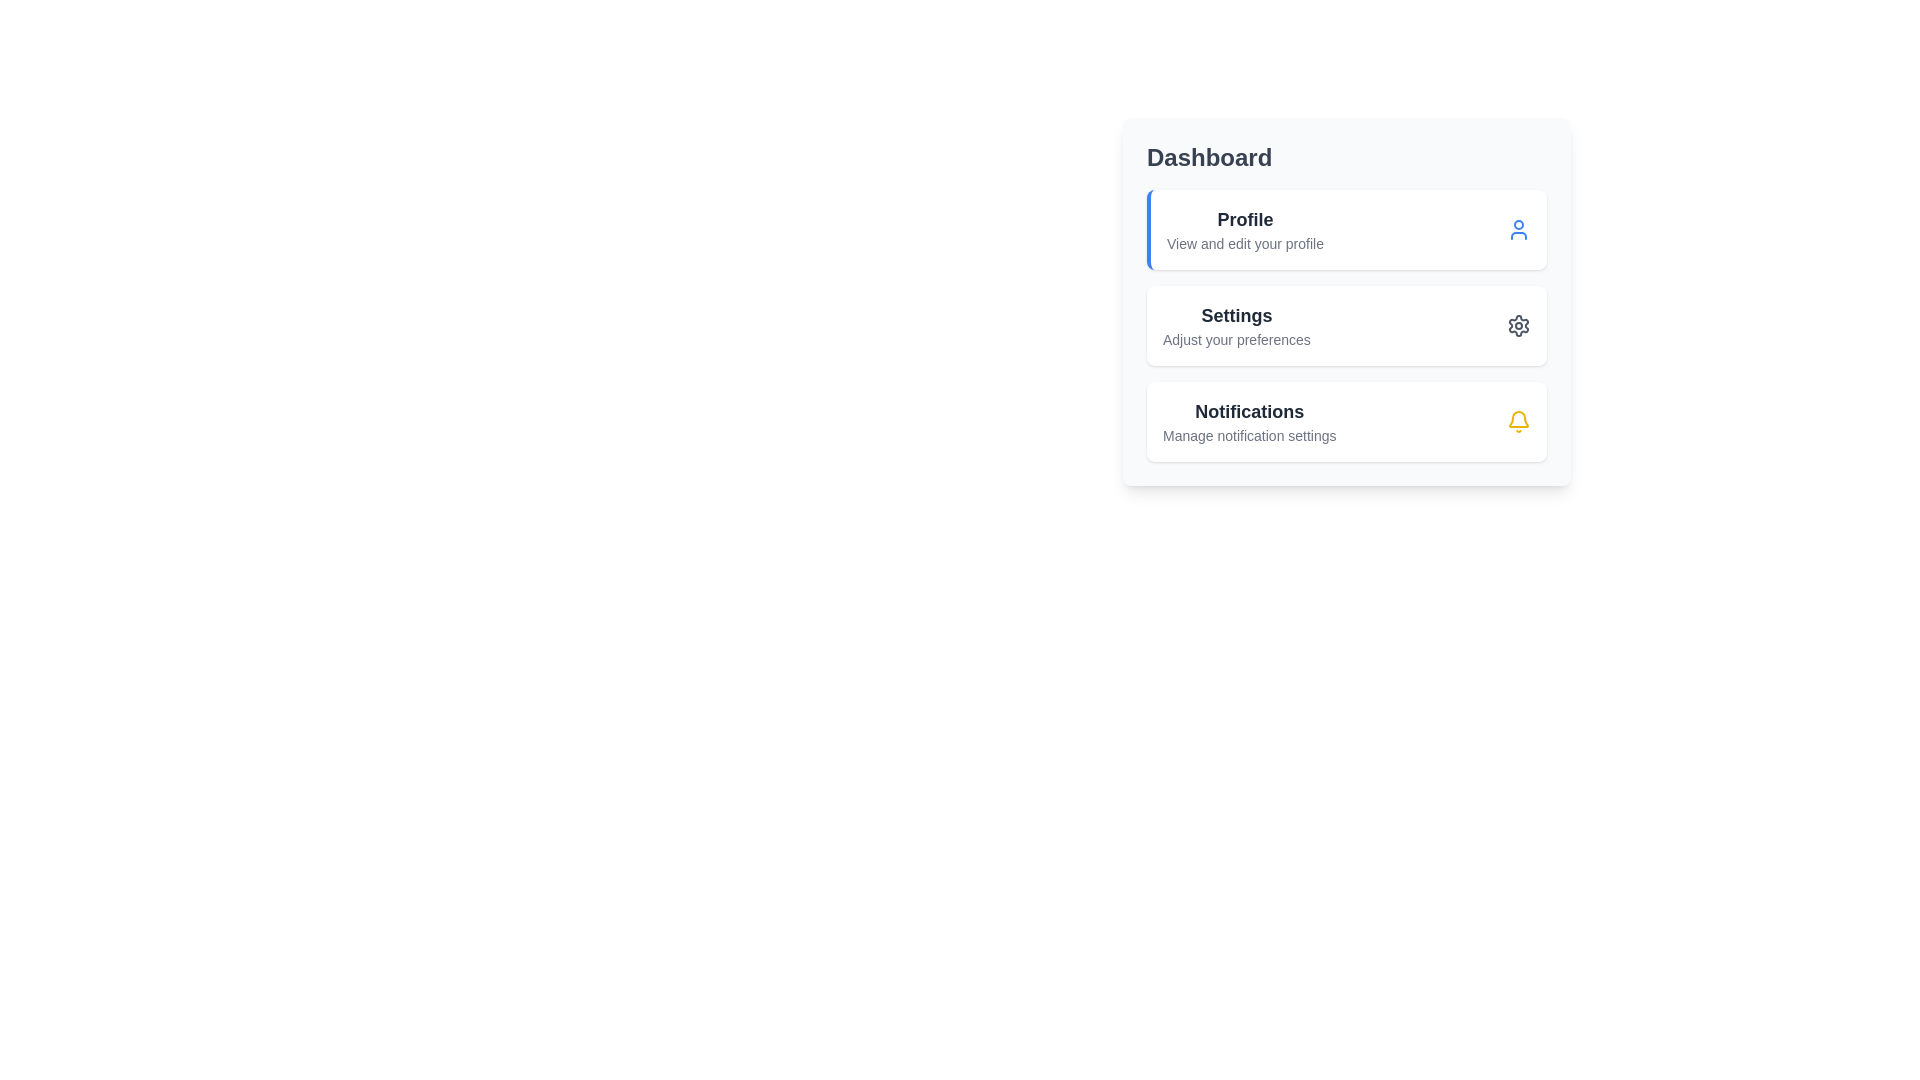 Image resolution: width=1920 pixels, height=1080 pixels. Describe the element at coordinates (1518, 229) in the screenshot. I see `the user icon styled in blue located at the far right of the 'Profile' section in the dashboard interface` at that location.